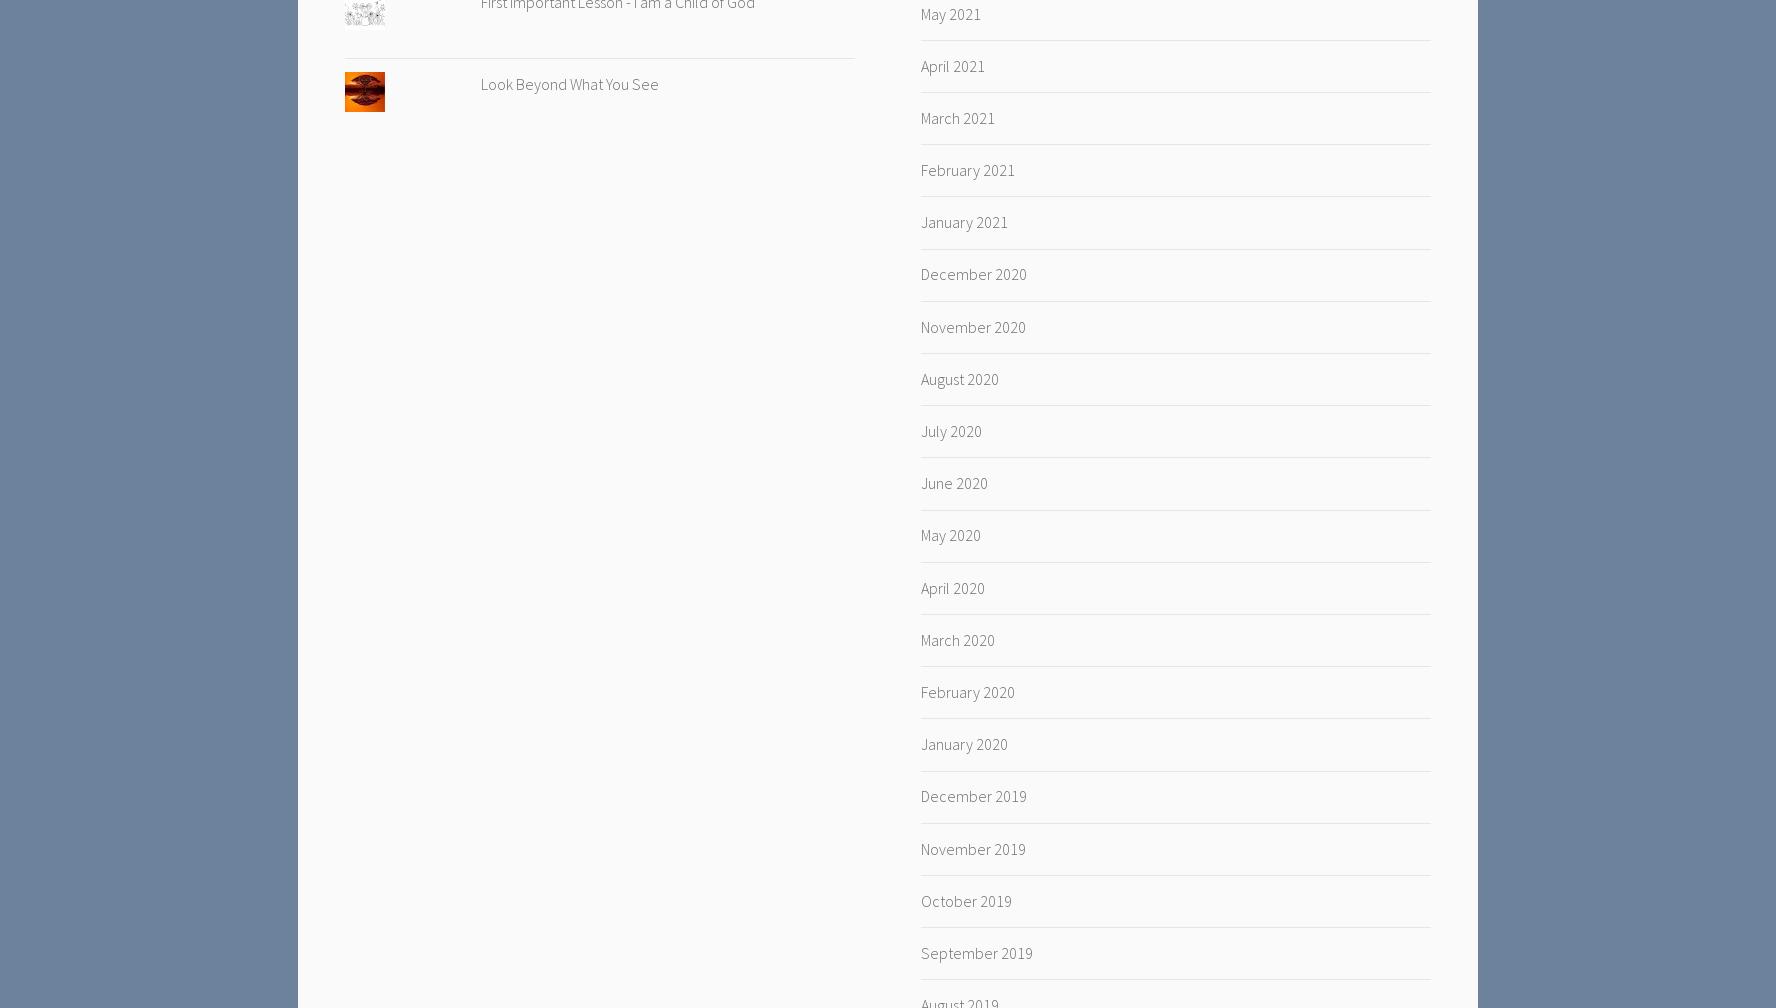 This screenshot has height=1008, width=1776. I want to click on 'September 2019', so click(975, 951).